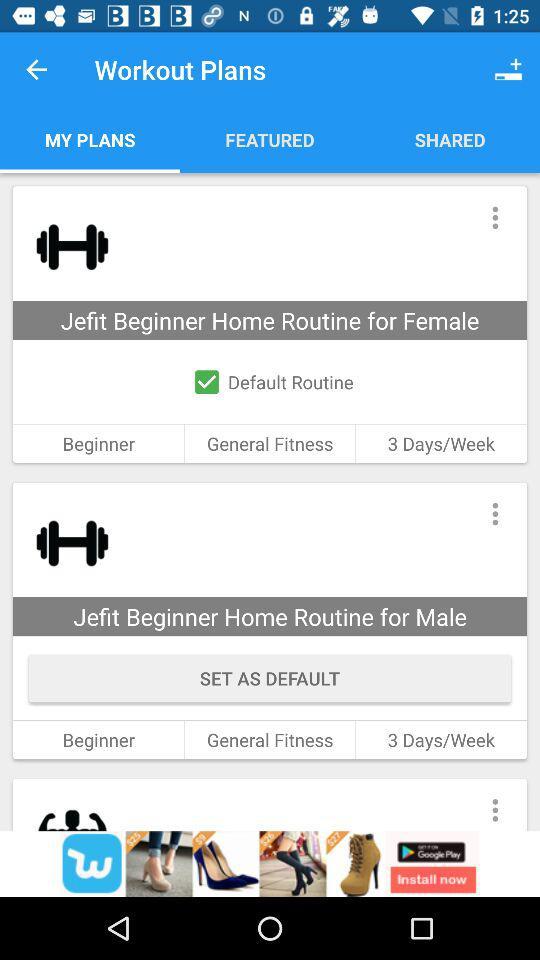 This screenshot has height=960, width=540. Describe the element at coordinates (494, 513) in the screenshot. I see `manu button` at that location.